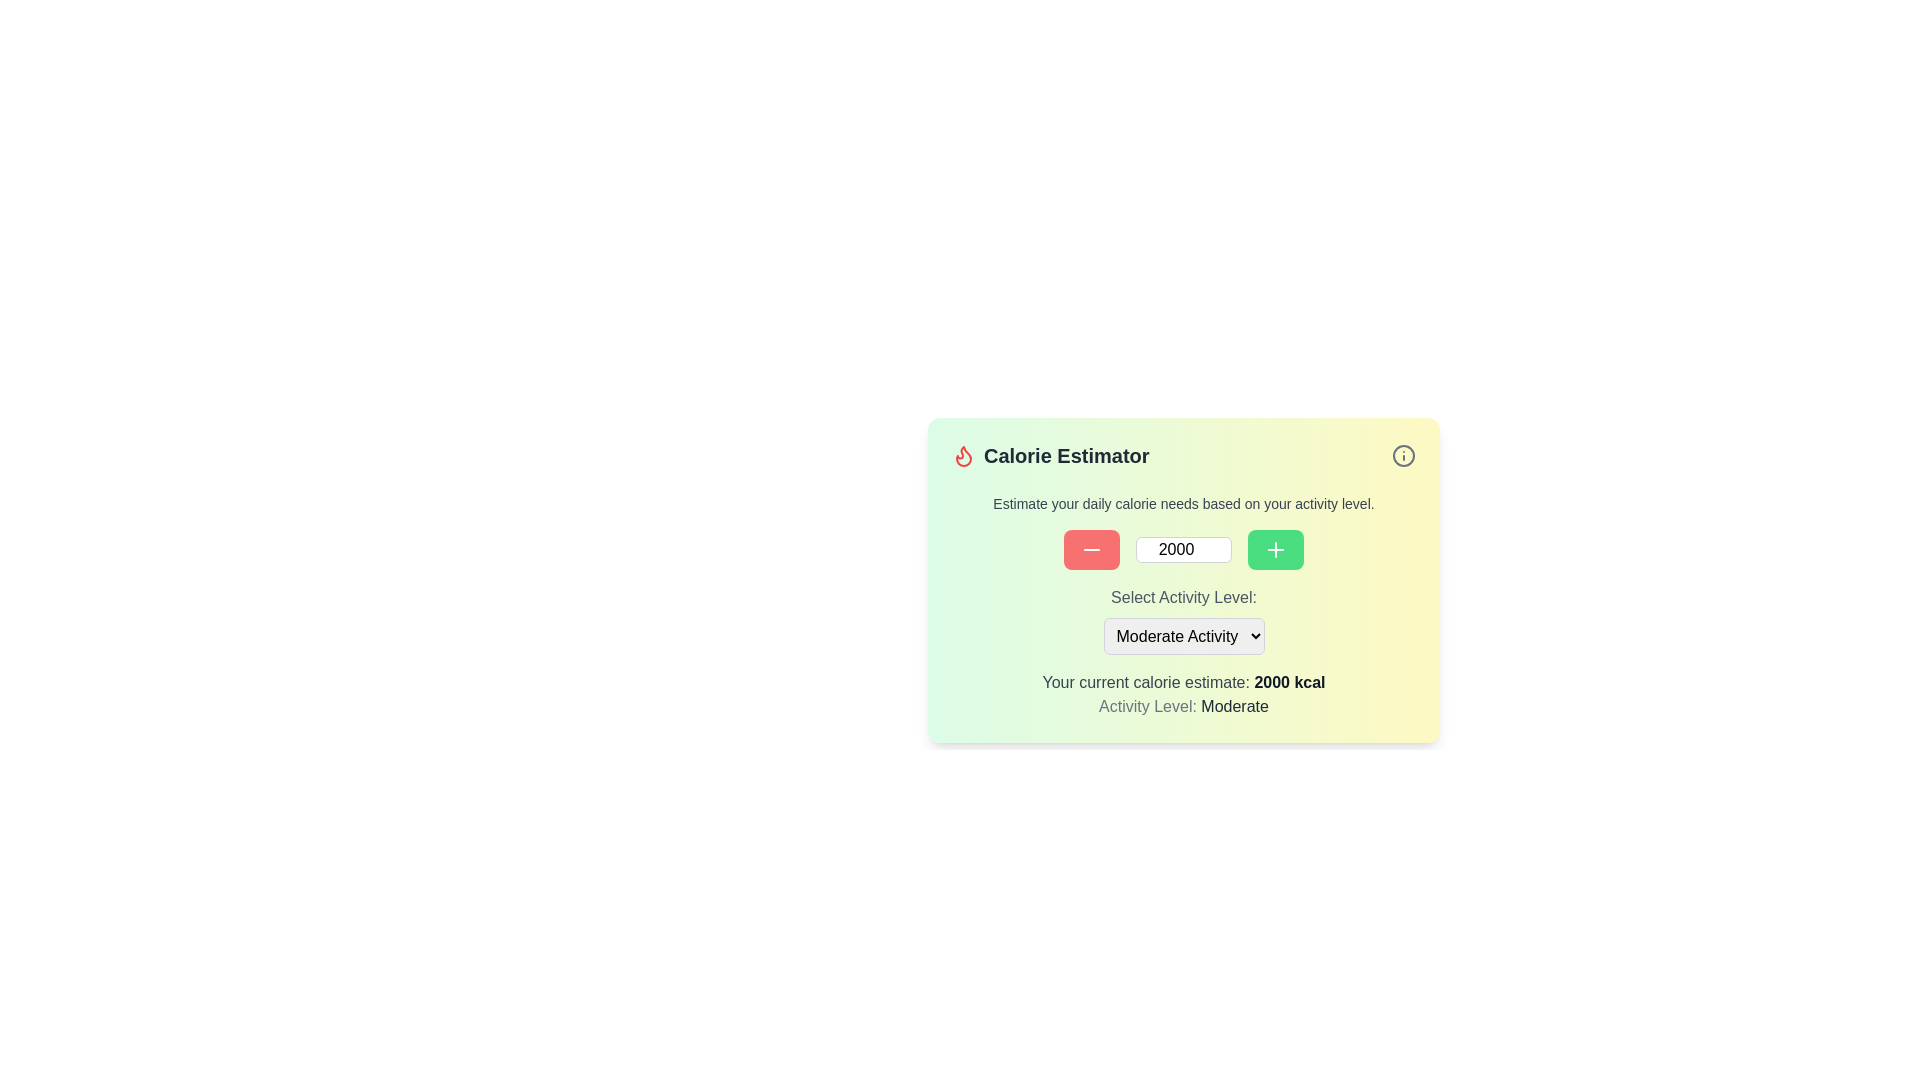  What do you see at coordinates (1184, 596) in the screenshot?
I see `the Text Label that describes the dropdown menu for selecting an activity level, located near the upper-center of the form` at bounding box center [1184, 596].